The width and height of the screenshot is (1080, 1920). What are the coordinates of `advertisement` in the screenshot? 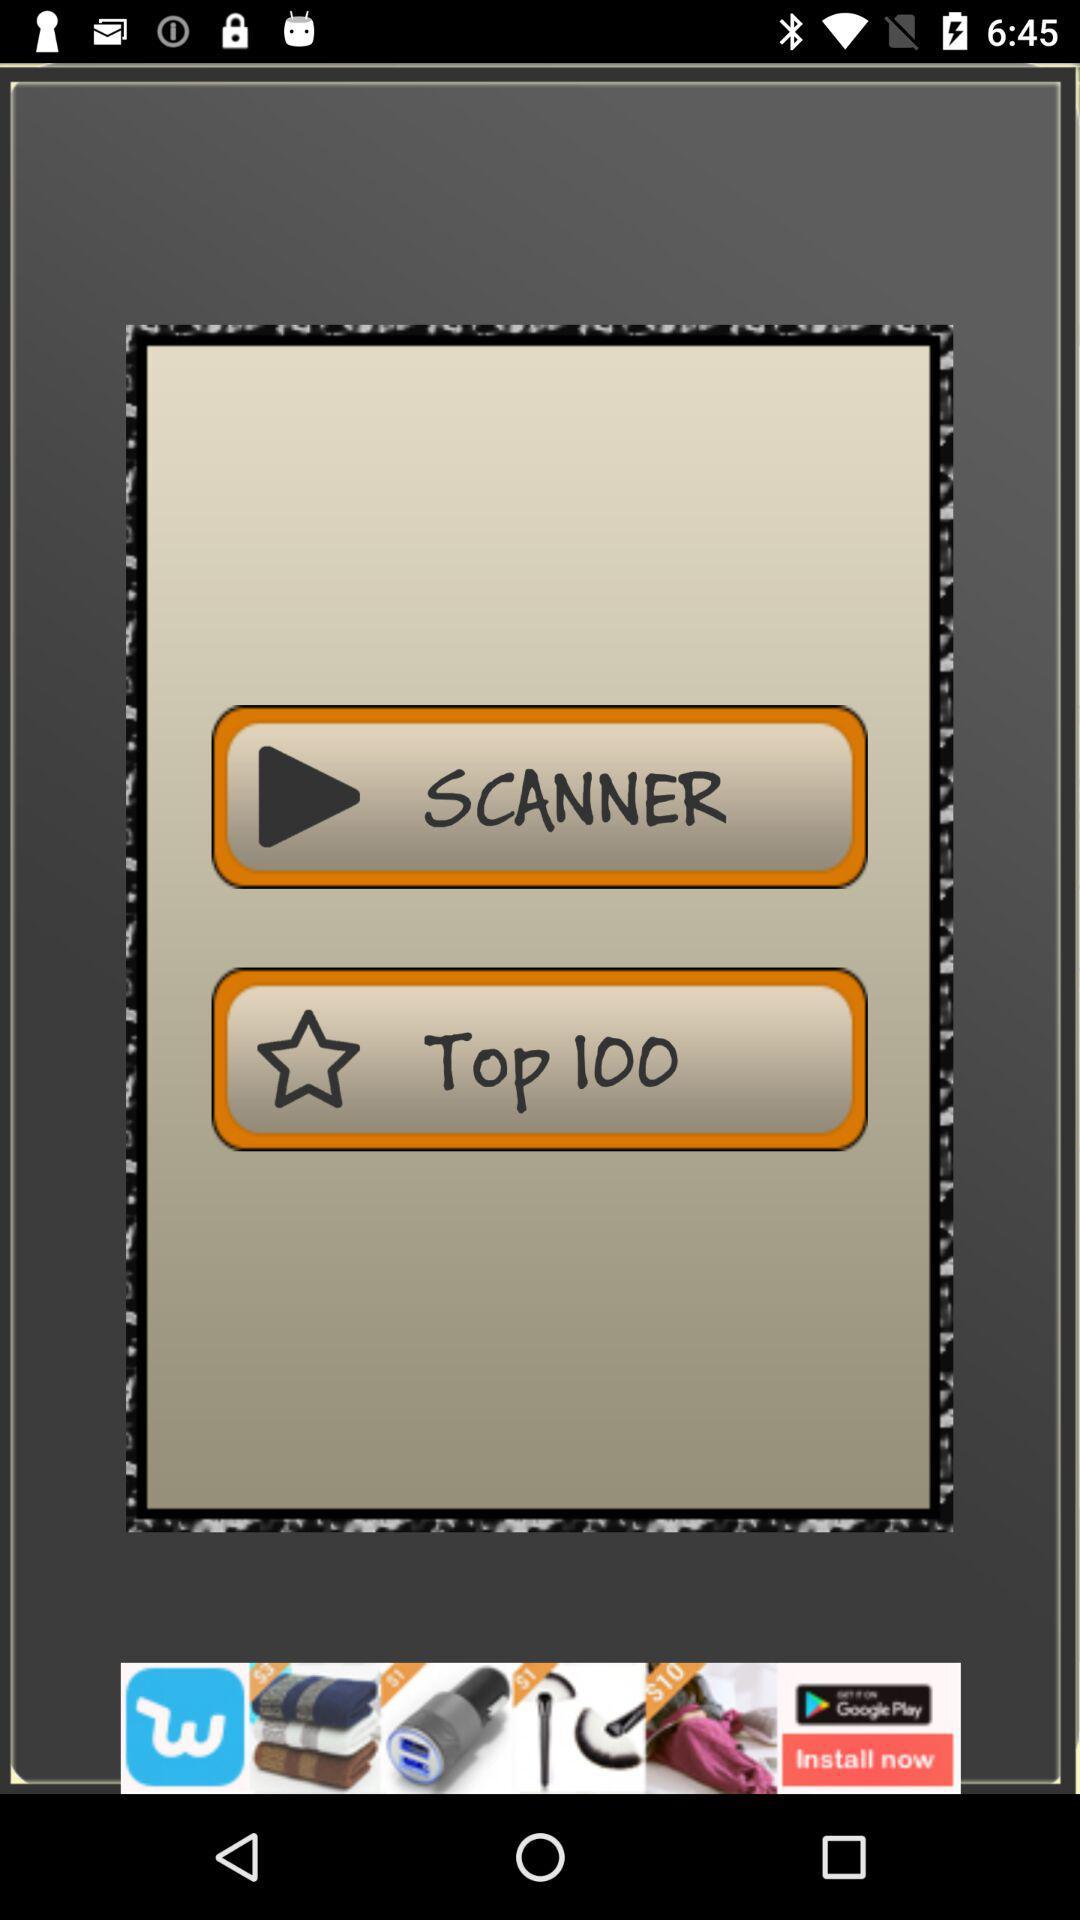 It's located at (540, 1727).